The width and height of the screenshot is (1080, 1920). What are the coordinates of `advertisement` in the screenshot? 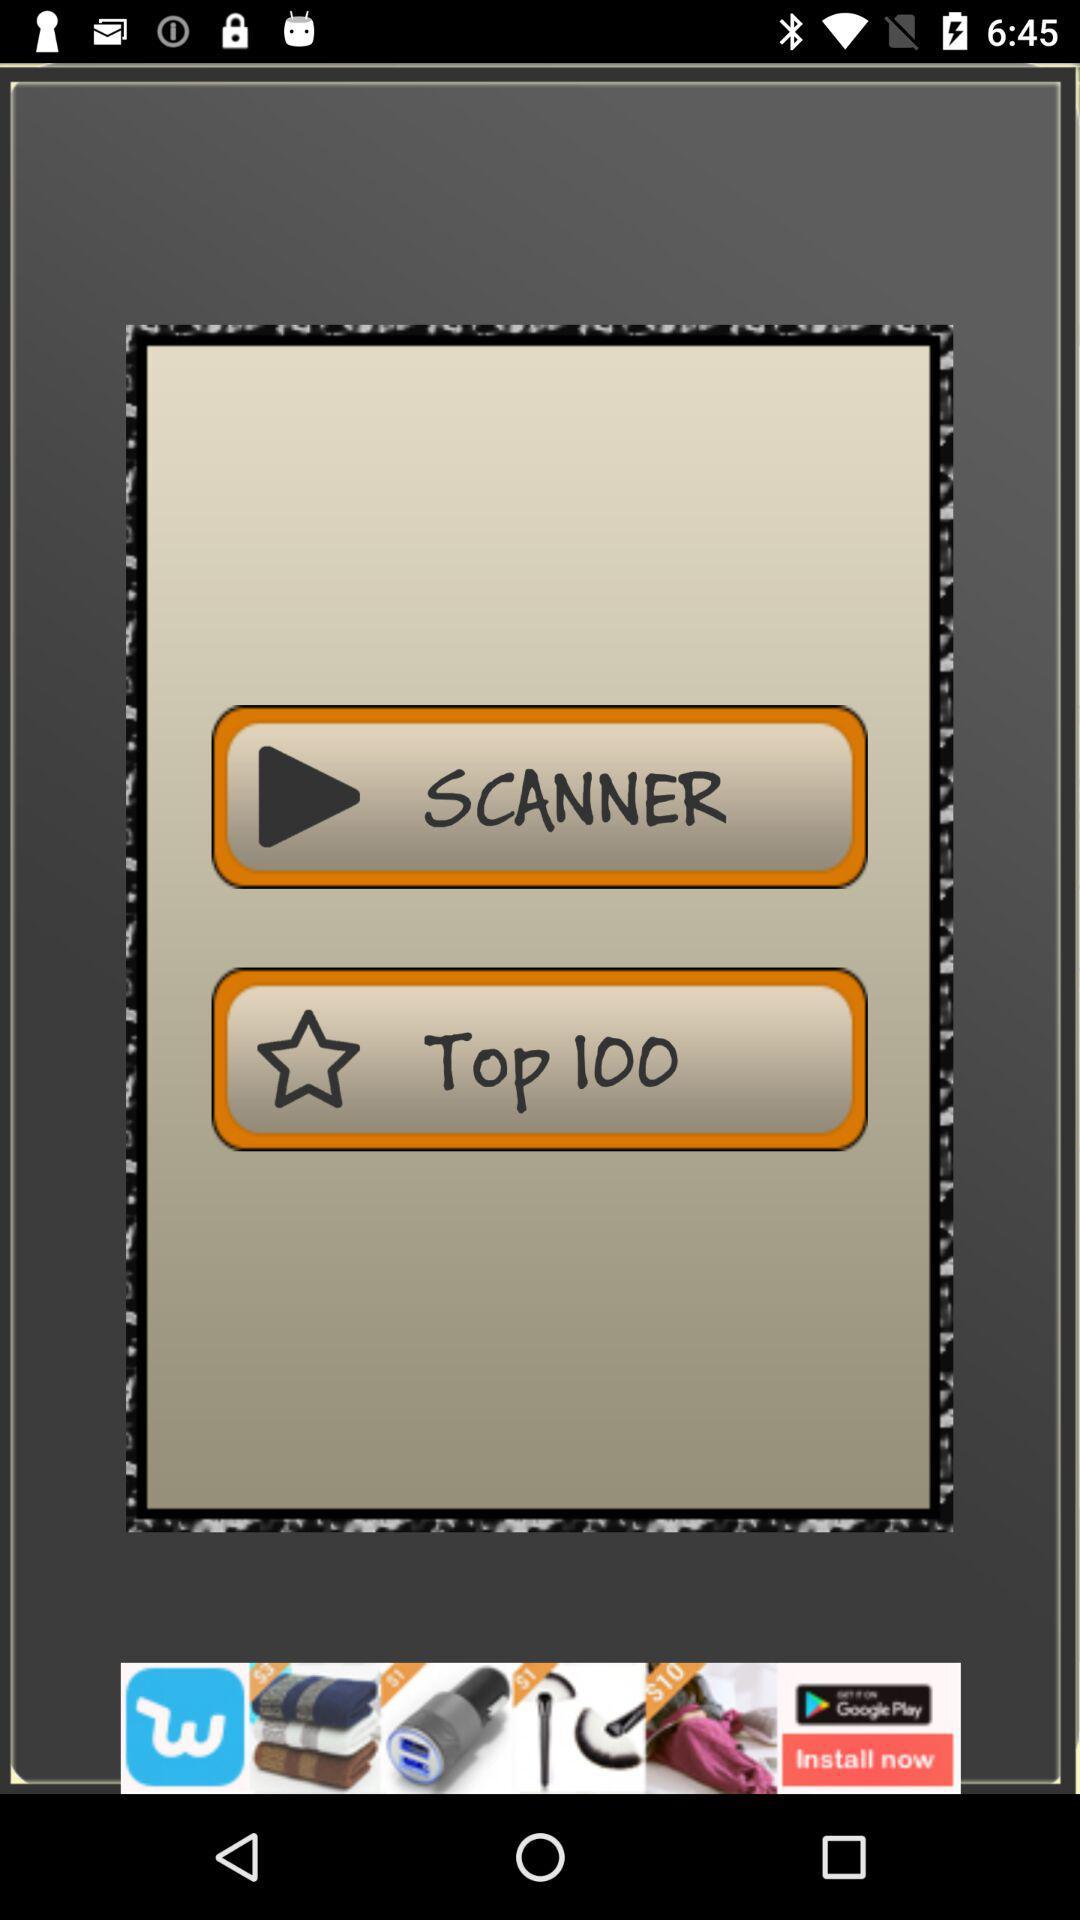 It's located at (540, 1727).